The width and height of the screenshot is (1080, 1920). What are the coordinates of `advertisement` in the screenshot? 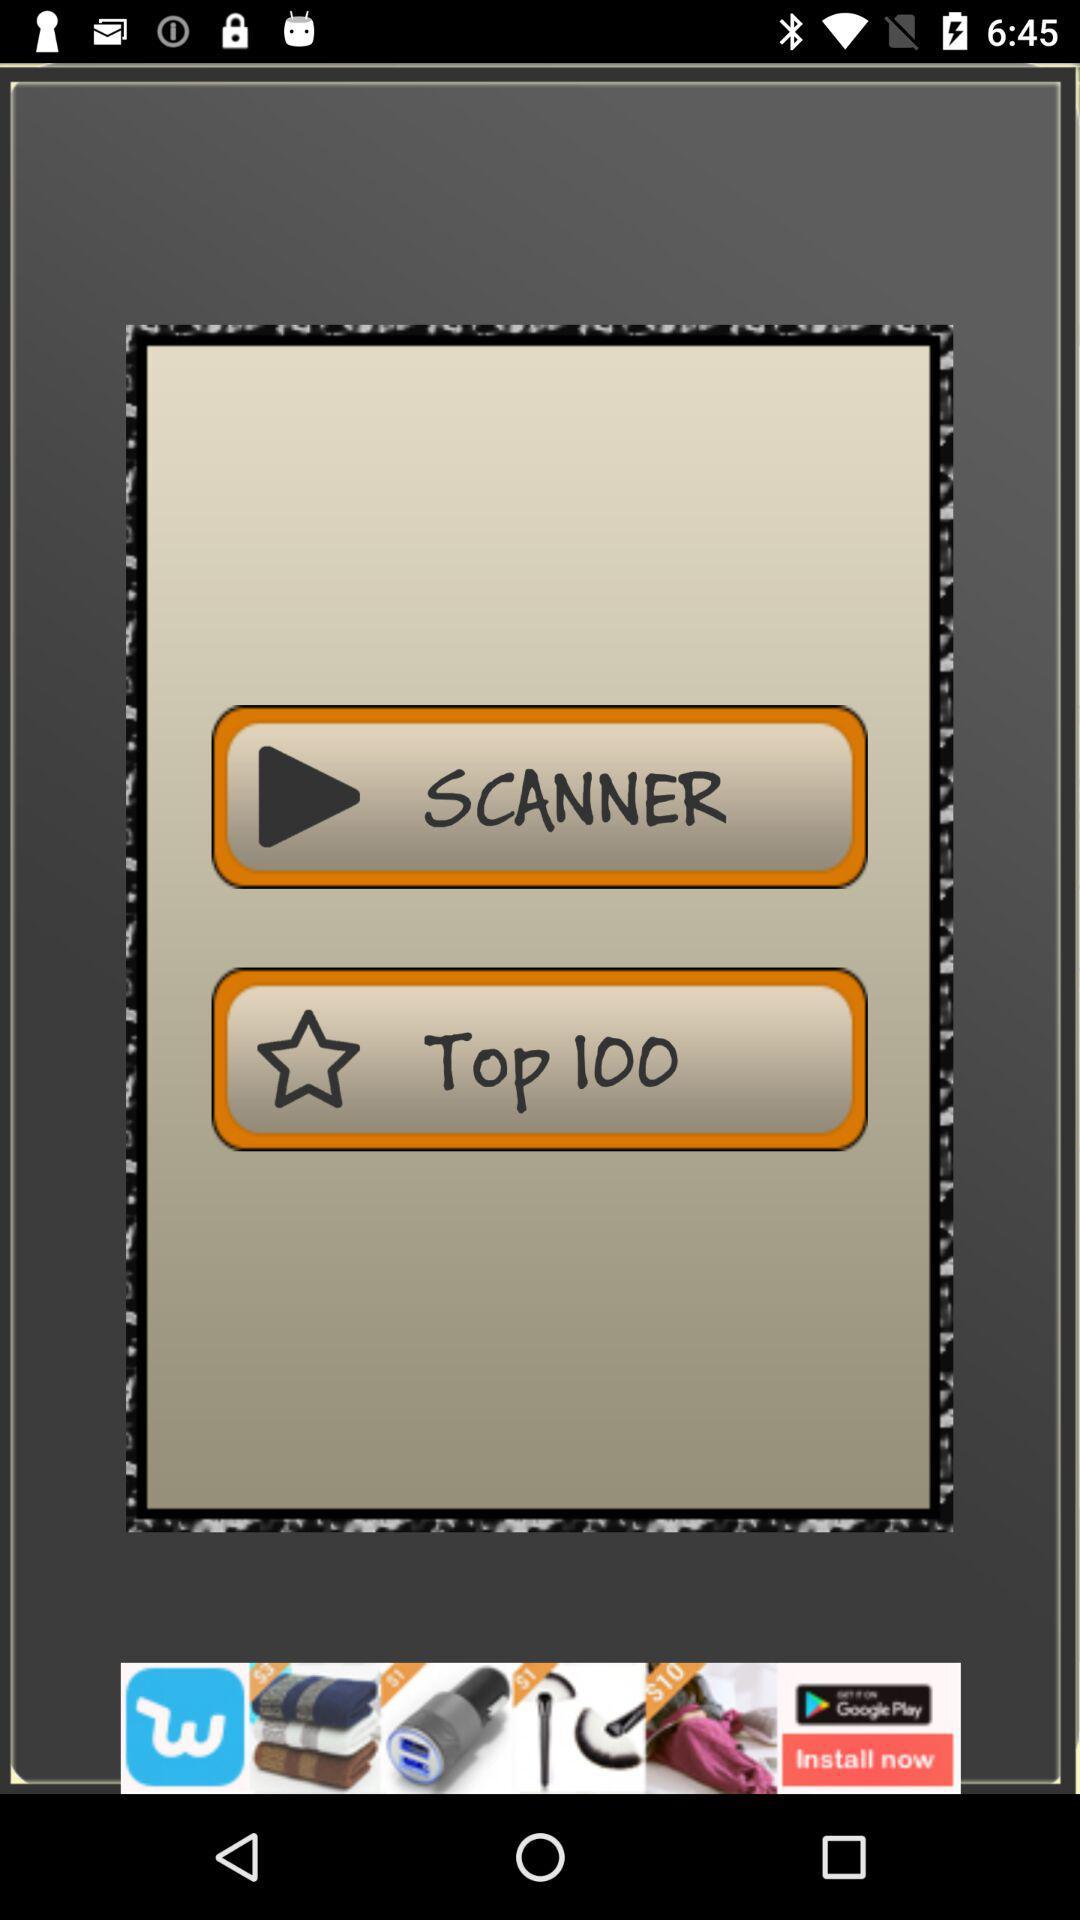 It's located at (540, 1727).